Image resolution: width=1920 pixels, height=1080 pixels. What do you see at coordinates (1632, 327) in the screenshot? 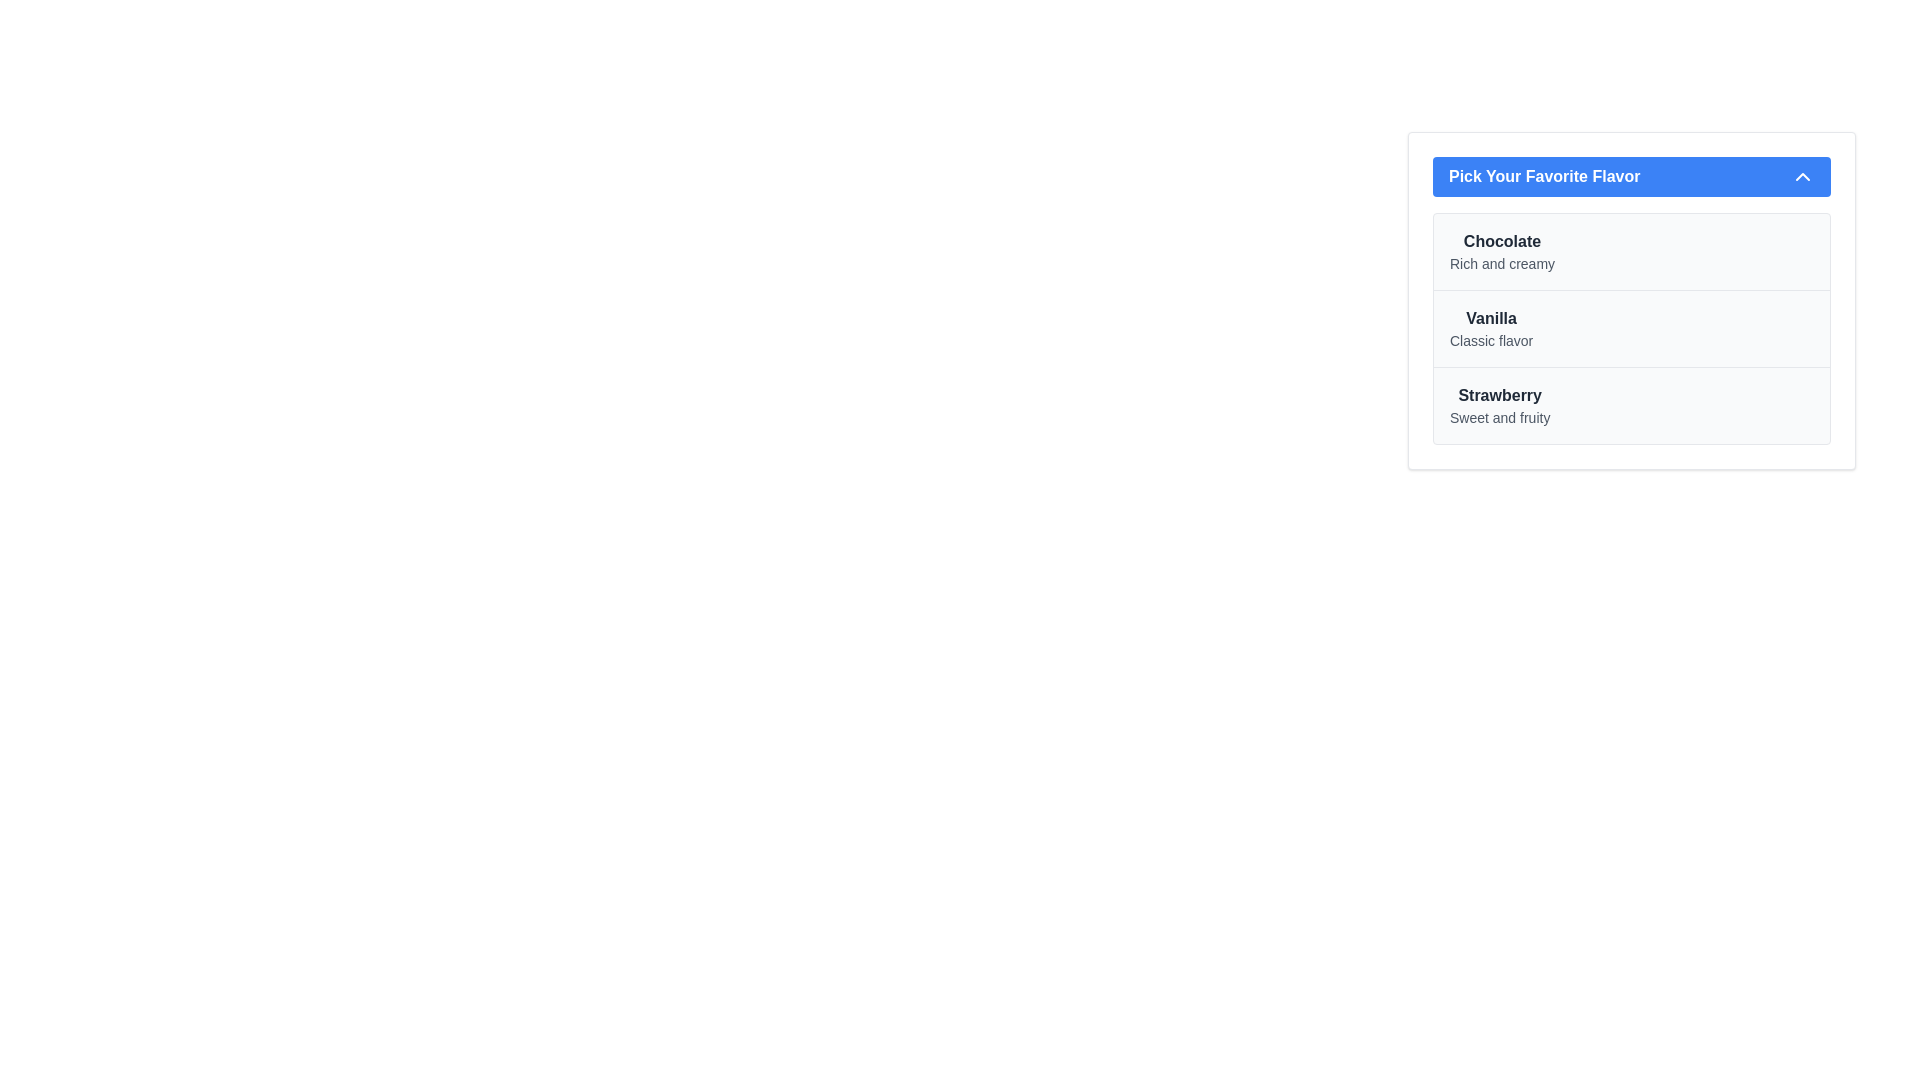
I see `the selectable list item labeled 'Vanilla' with the subtitle 'Classic flavor', which is the second item under 'Pick Your Favorite Flavor'` at bounding box center [1632, 327].